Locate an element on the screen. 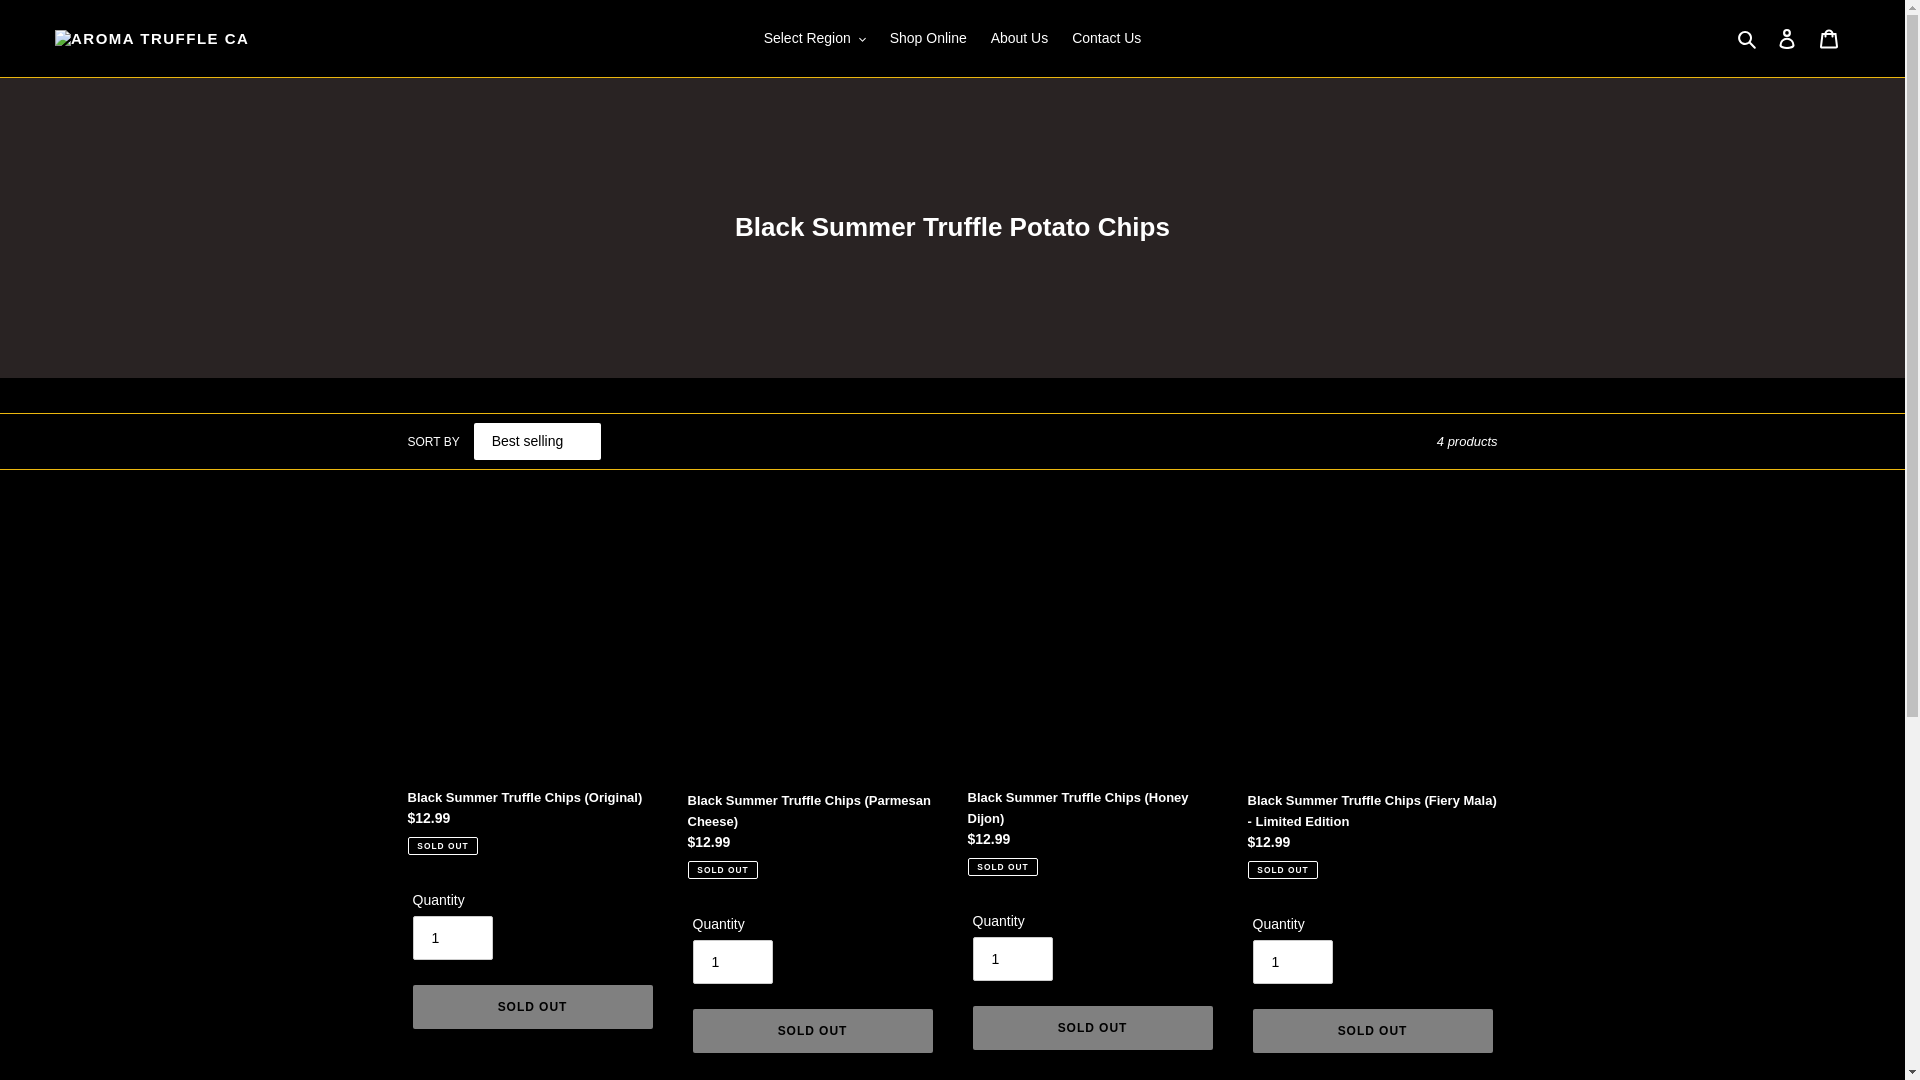 Image resolution: width=1920 pixels, height=1080 pixels. 'Search' is located at coordinates (1747, 38).